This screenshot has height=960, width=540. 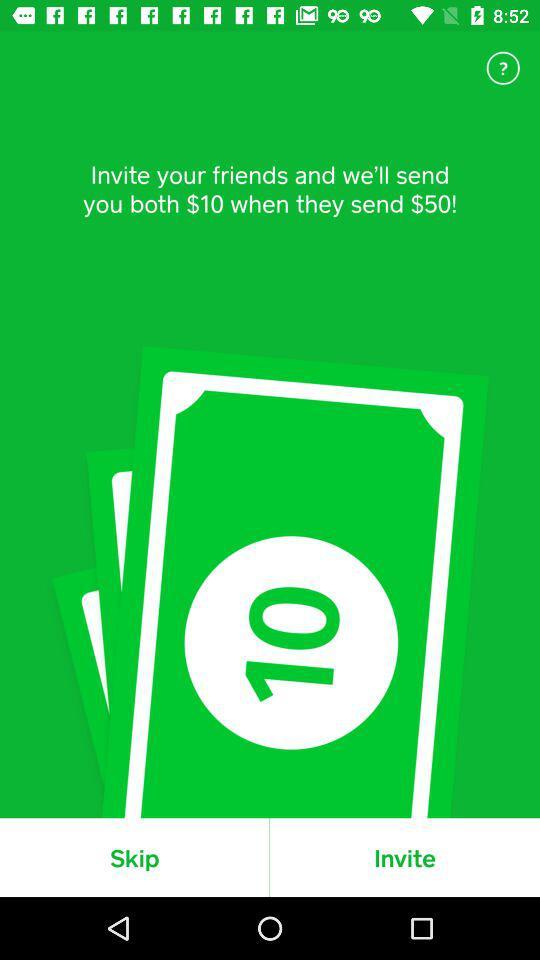 I want to click on the help icon, so click(x=502, y=68).